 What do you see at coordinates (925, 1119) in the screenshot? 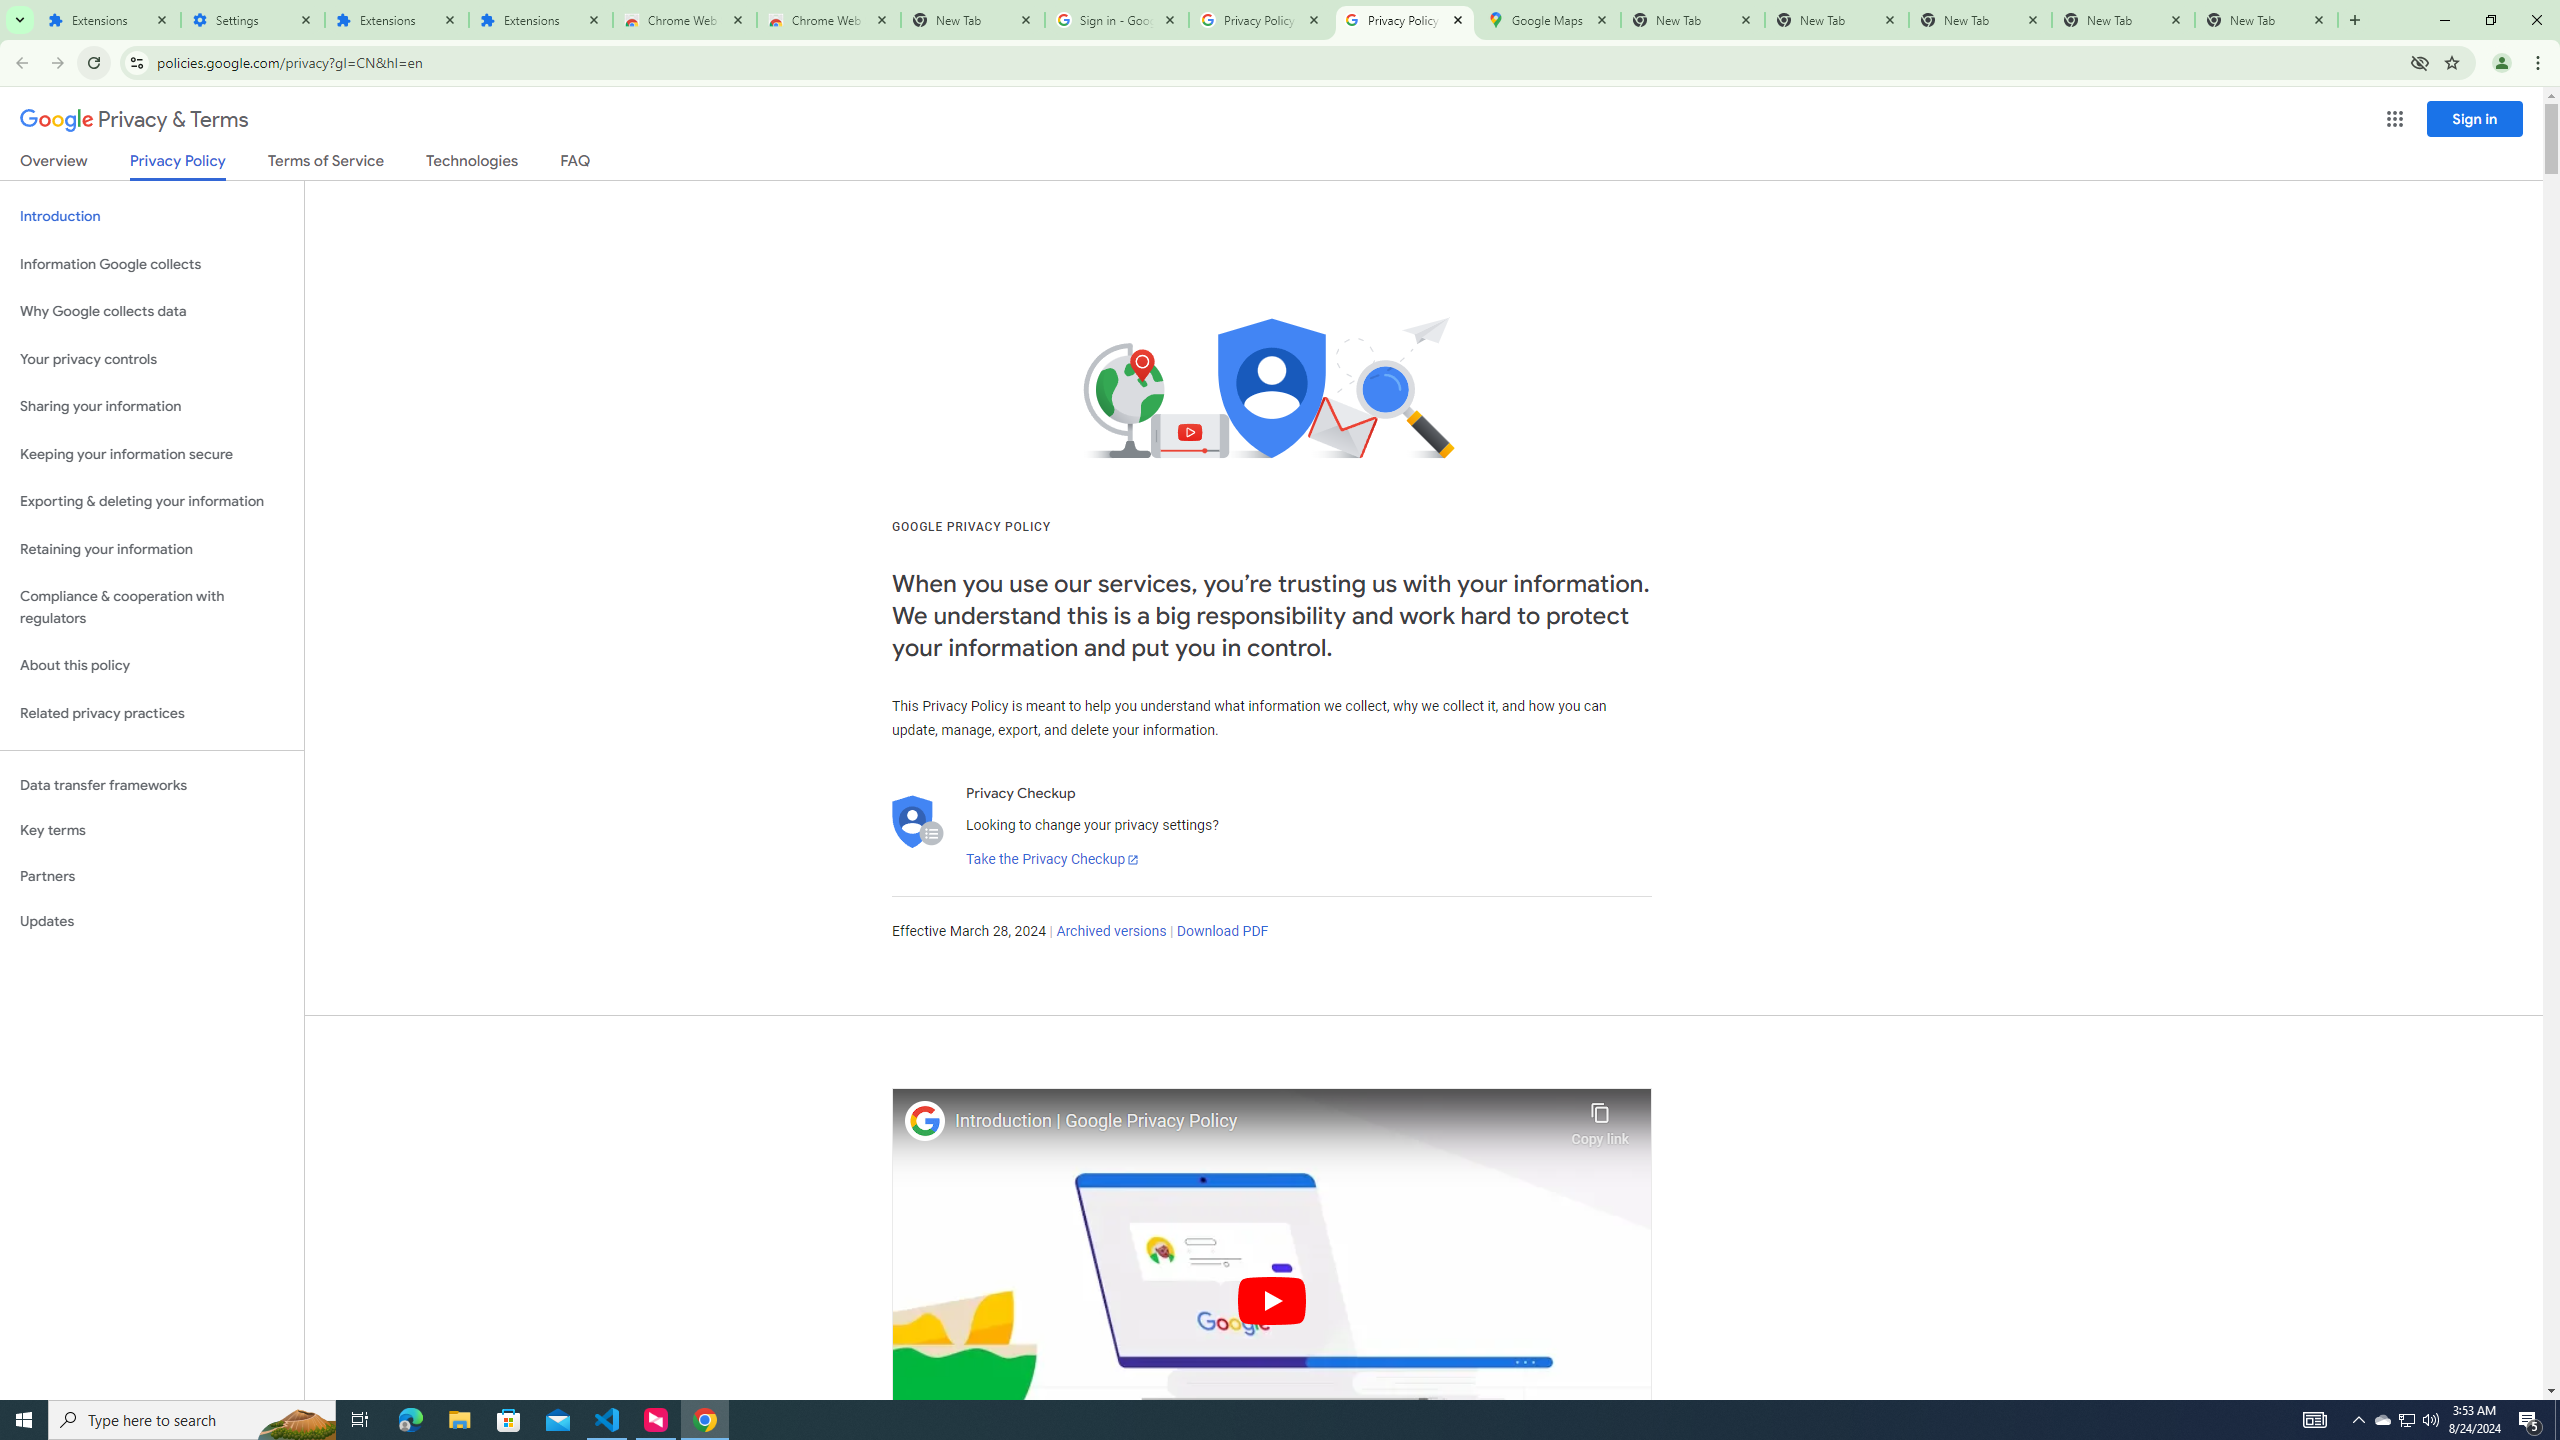
I see `'Photo image of Google'` at bounding box center [925, 1119].